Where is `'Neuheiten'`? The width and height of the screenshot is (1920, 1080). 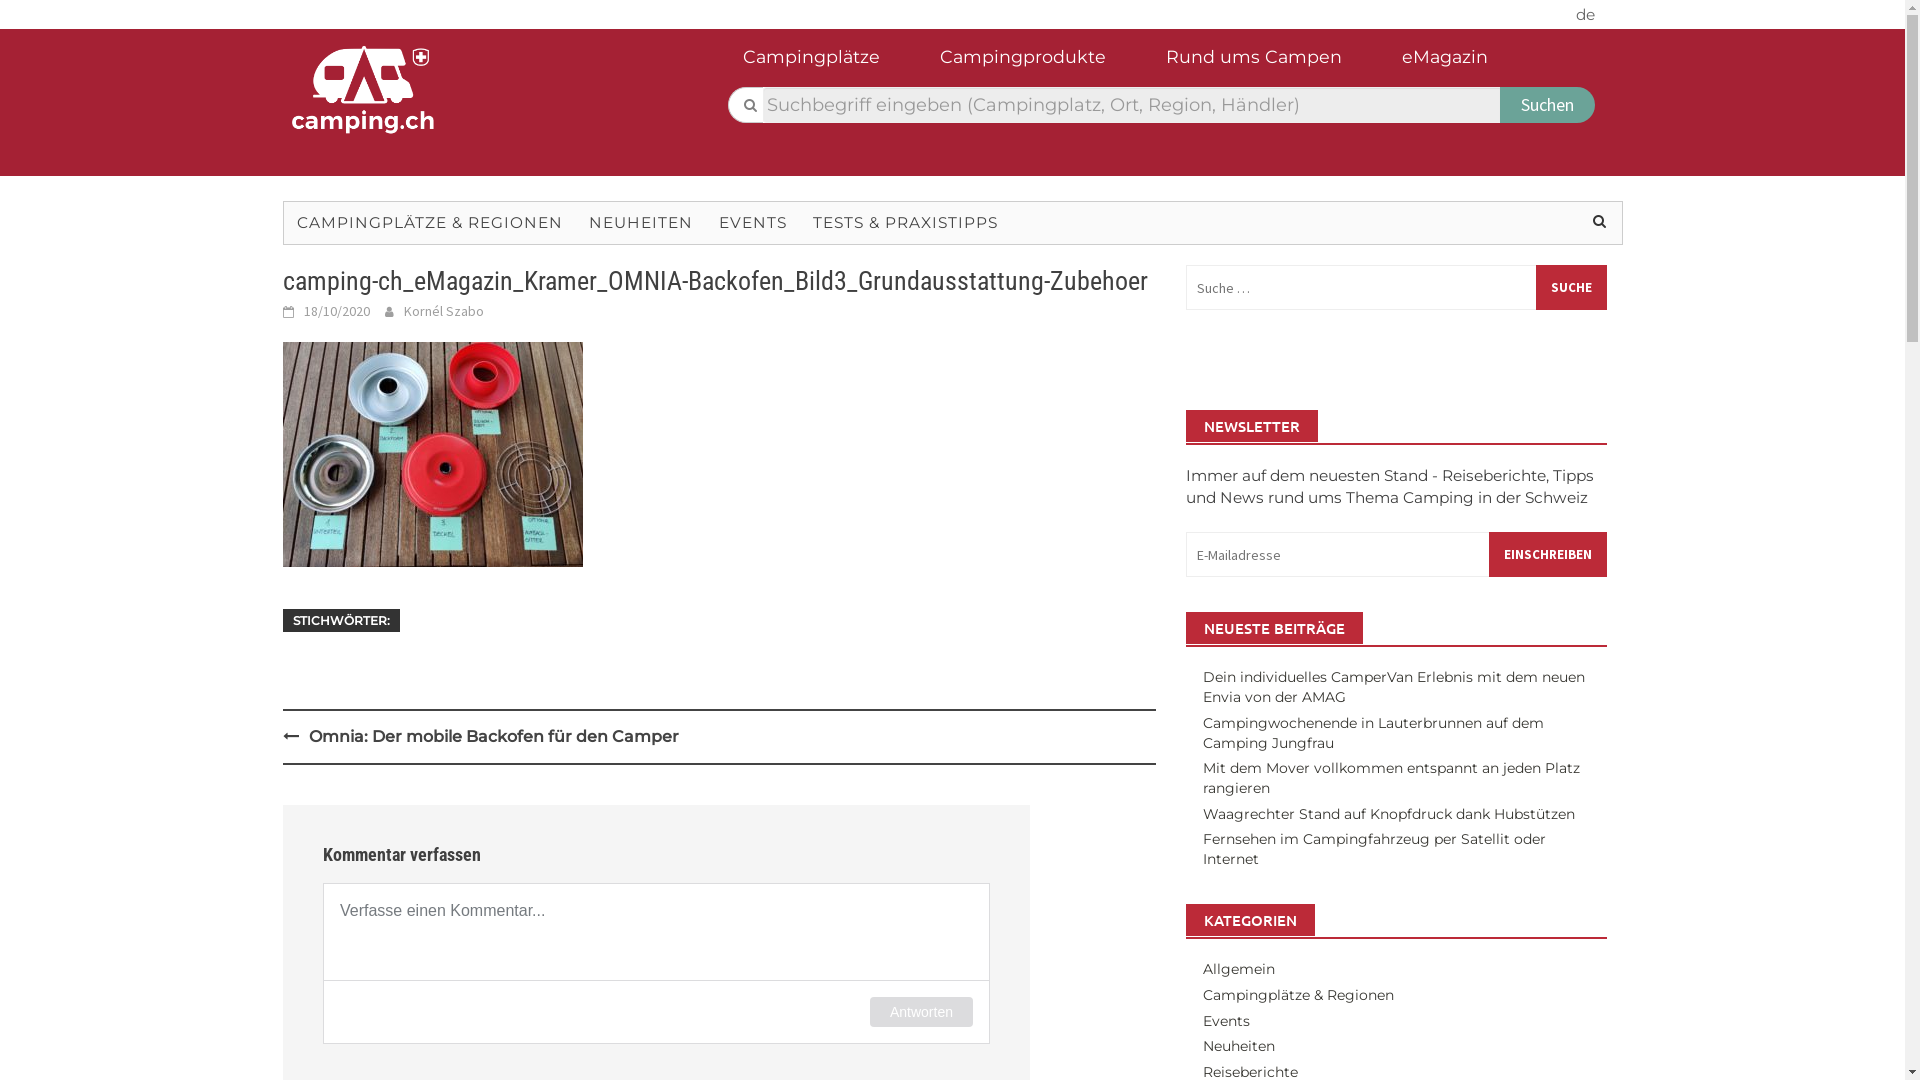
'Neuheiten' is located at coordinates (1202, 1044).